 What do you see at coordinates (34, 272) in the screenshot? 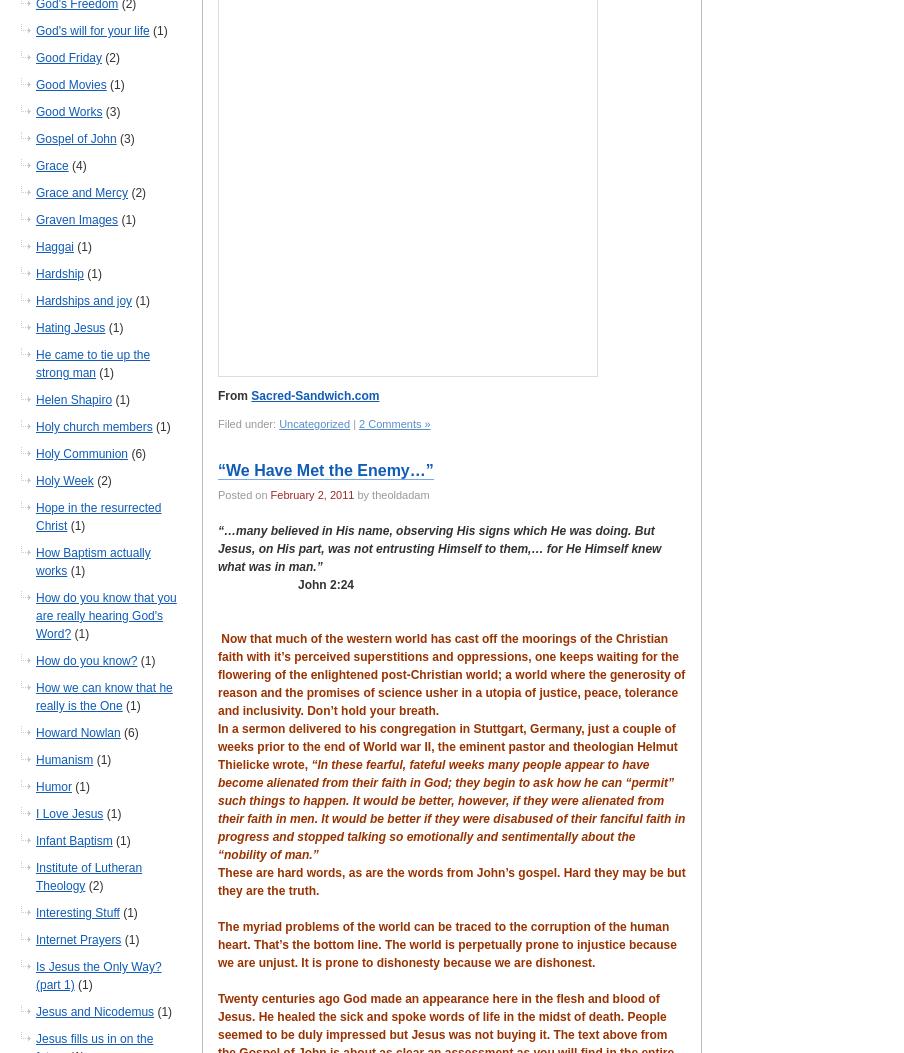
I see `'Hardship'` at bounding box center [34, 272].